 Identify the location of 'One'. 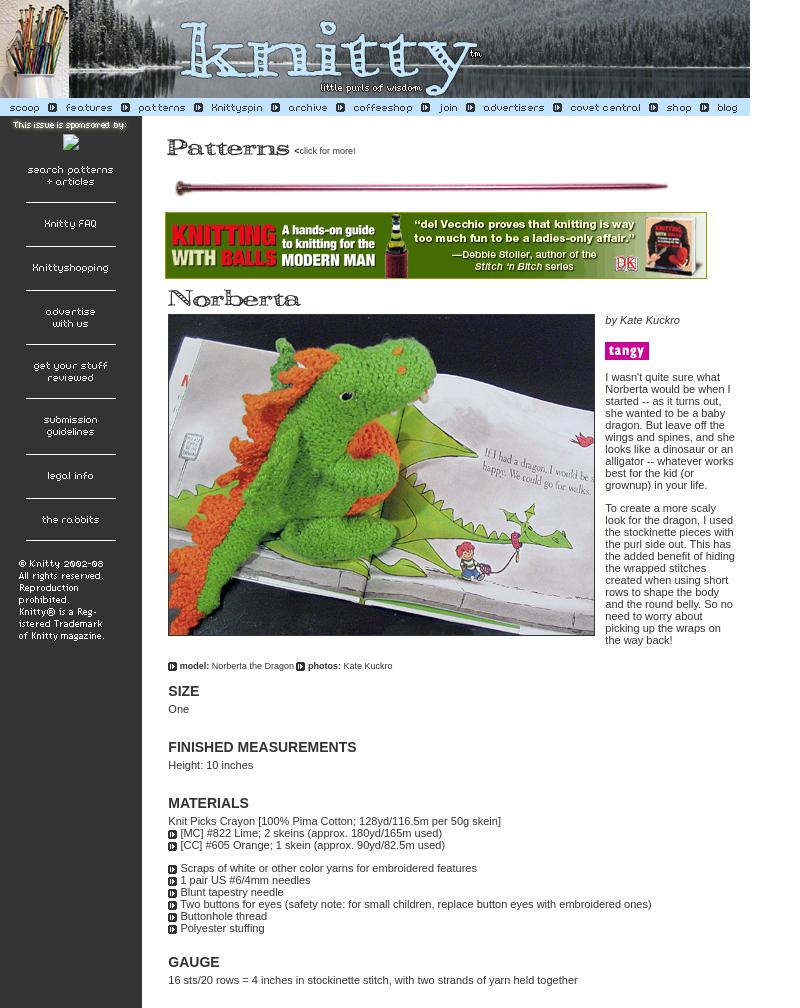
(177, 709).